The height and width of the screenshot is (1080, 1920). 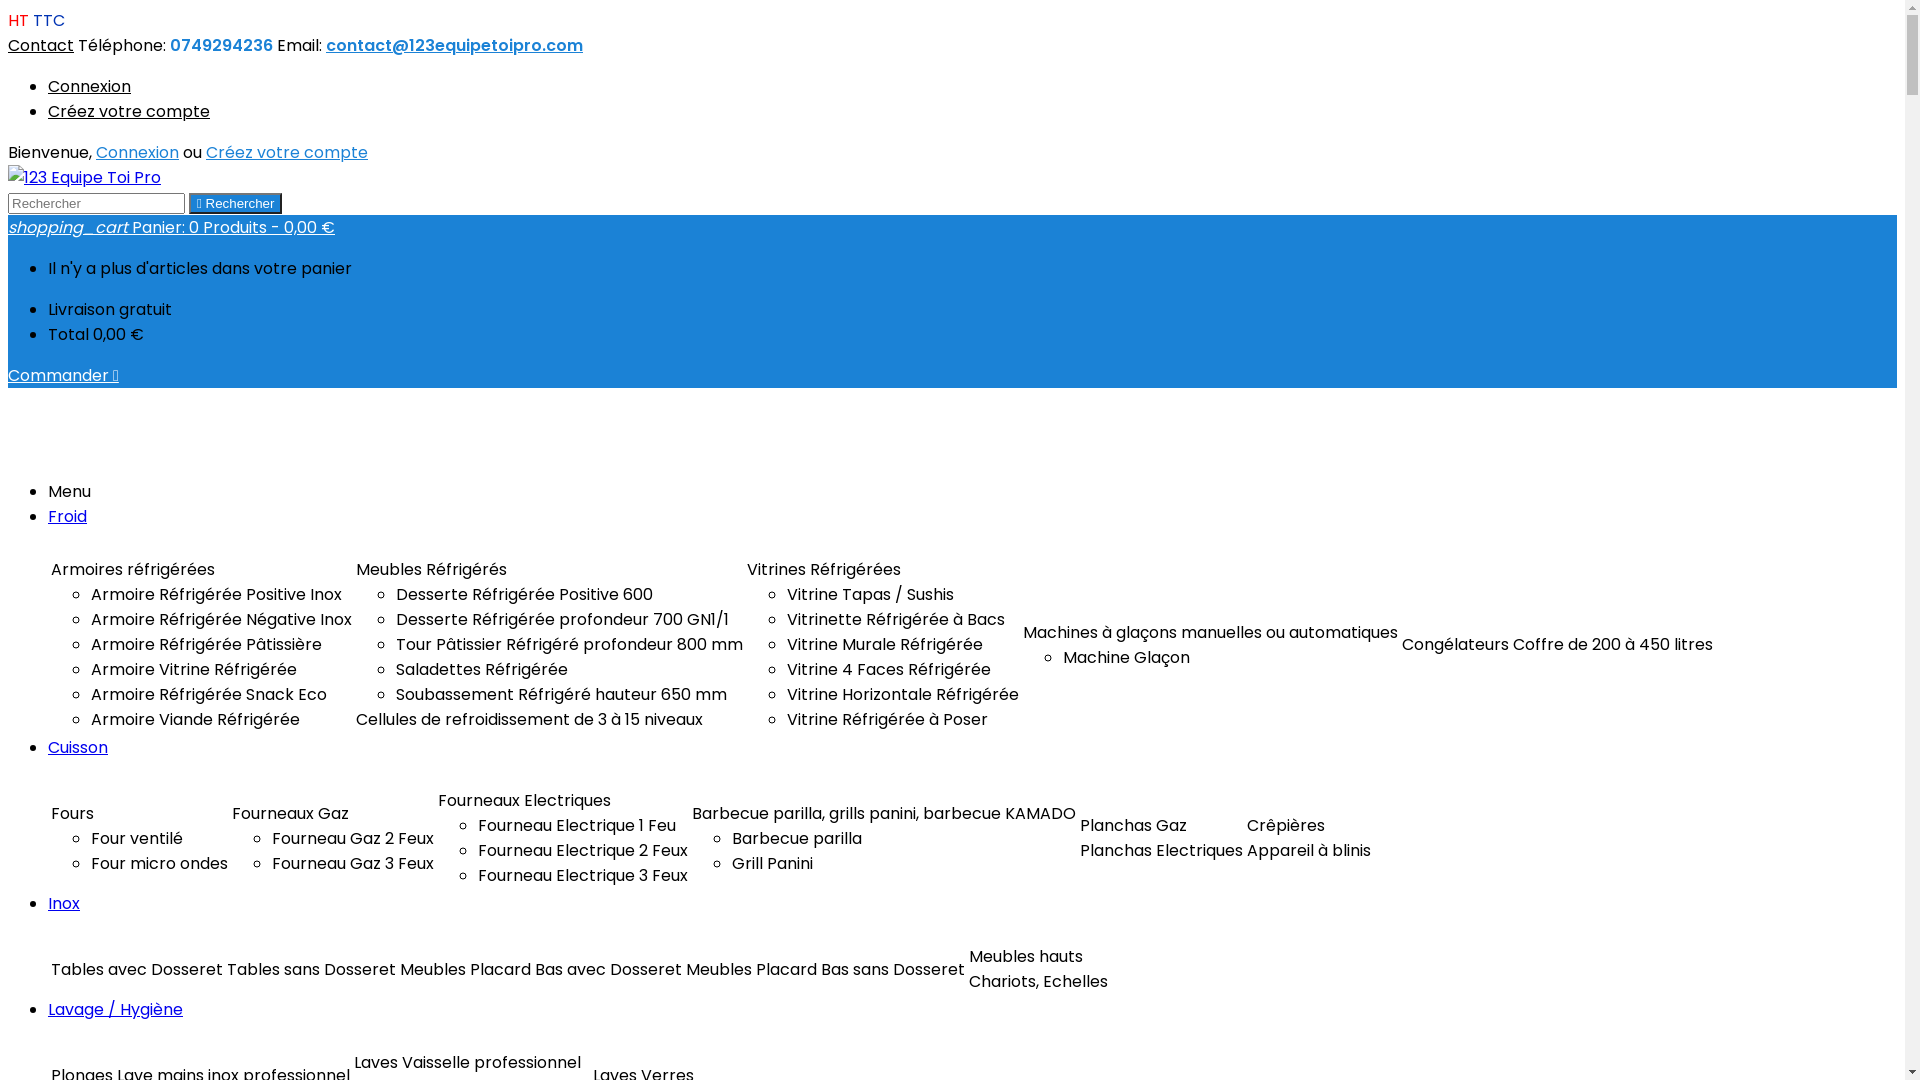 I want to click on 'Inox', so click(x=48, y=903).